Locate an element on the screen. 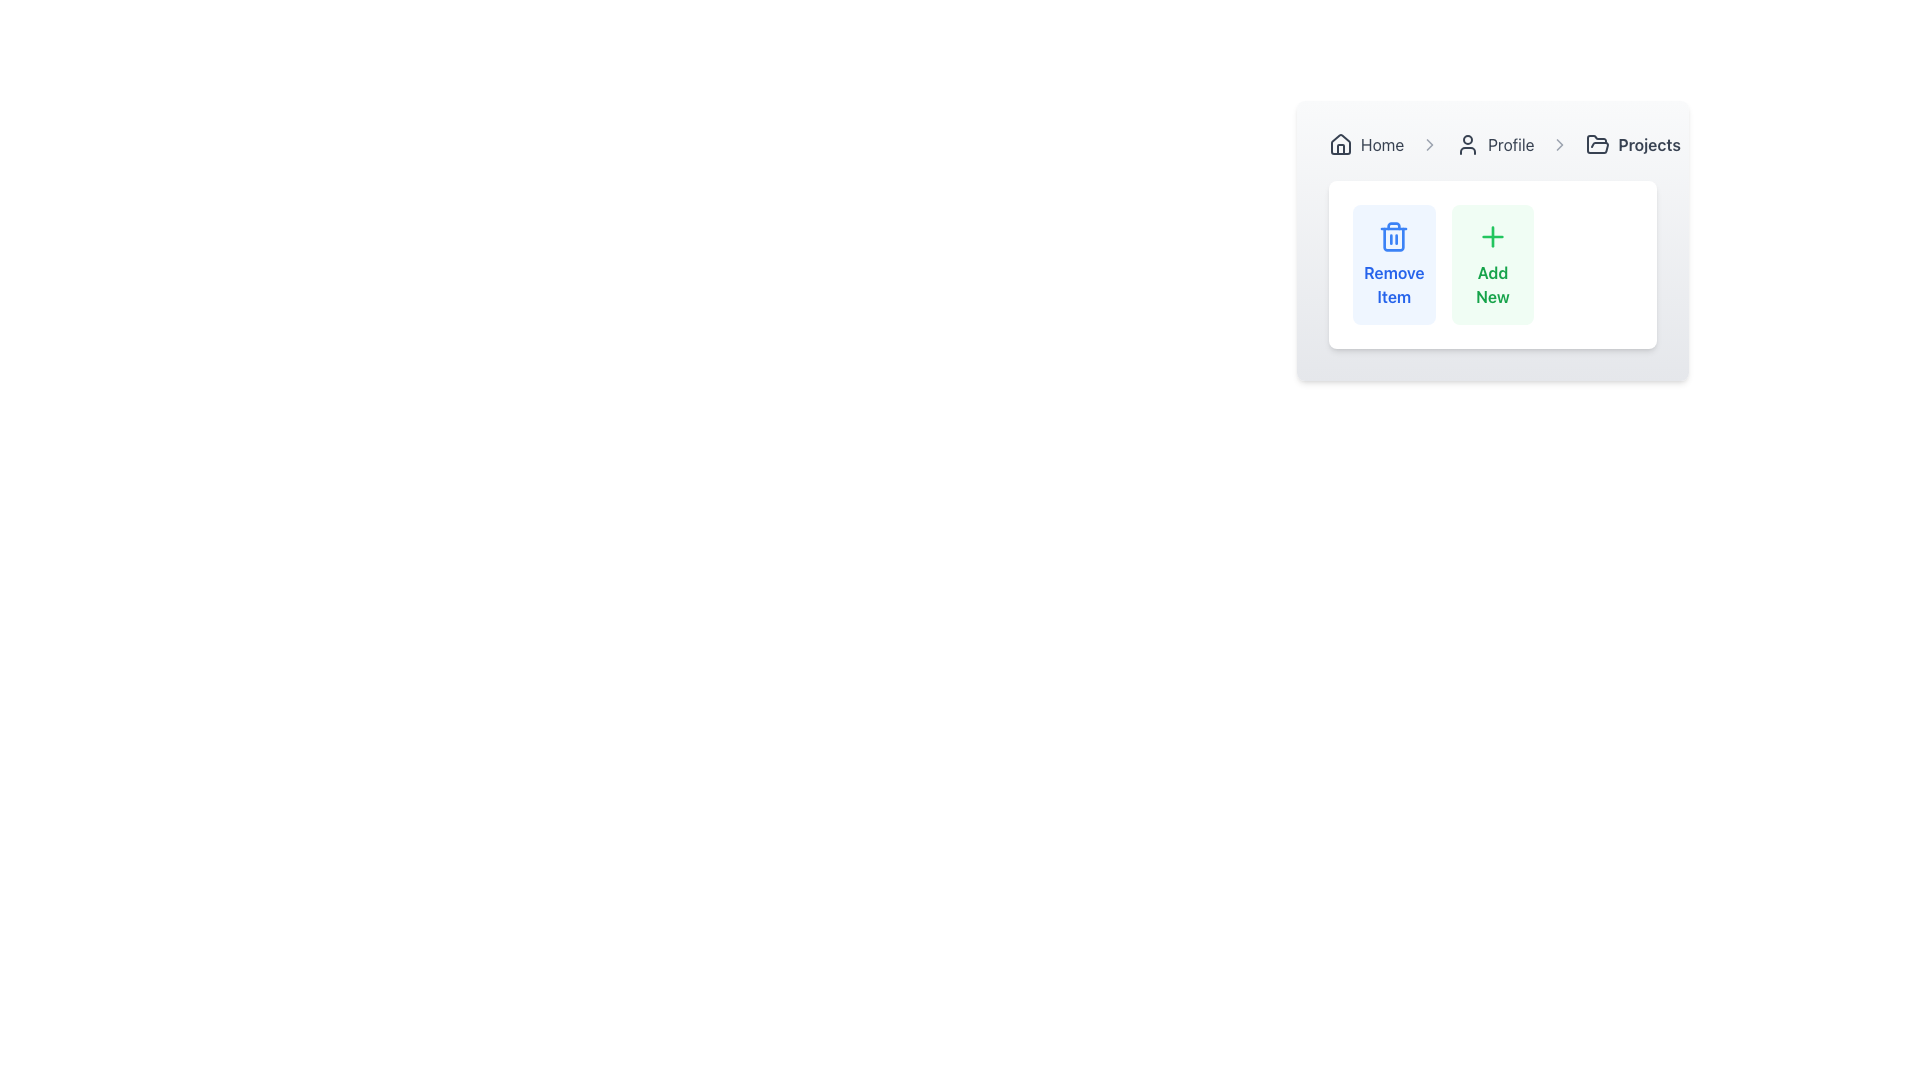  the folder icon that is styled with a line-based illustration and is positioned to the left of the 'Projects' text label in the navigation bar is located at coordinates (1597, 144).